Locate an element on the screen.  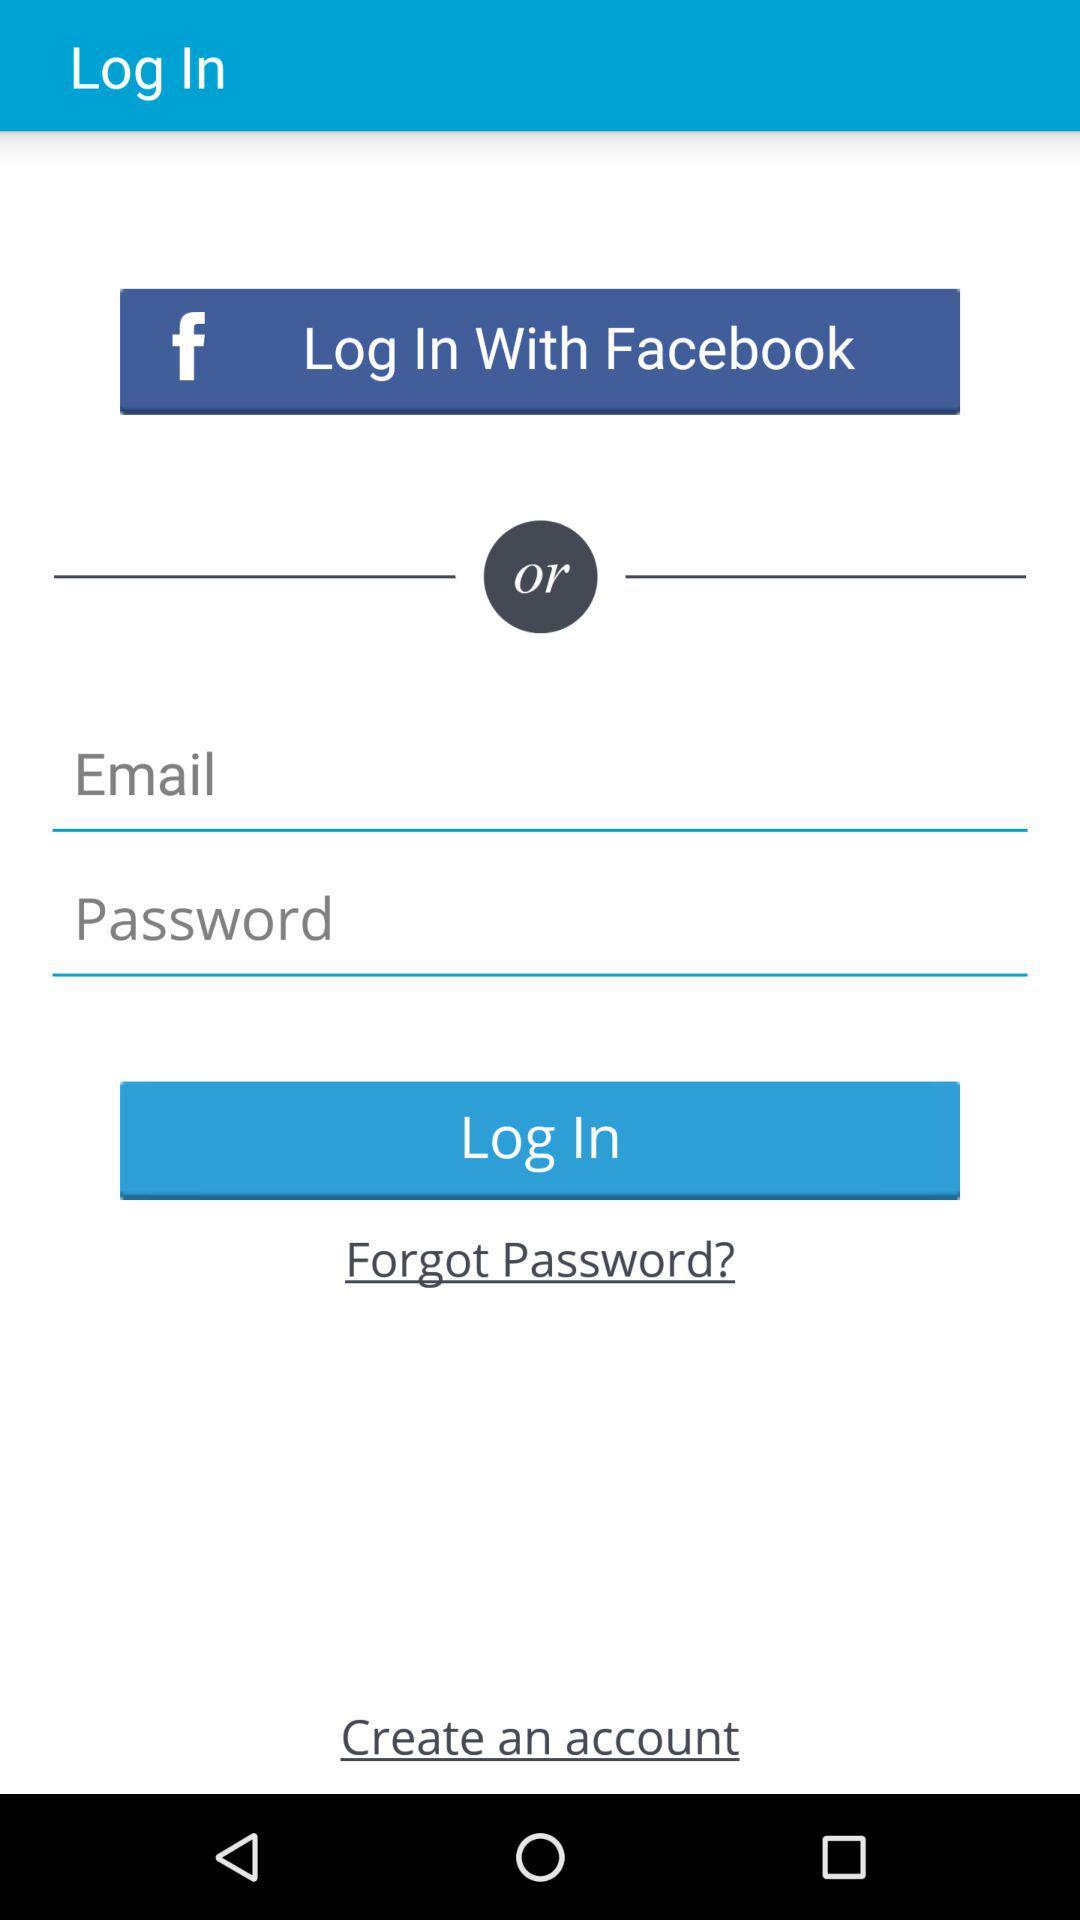
the item above the create an account item is located at coordinates (540, 1257).